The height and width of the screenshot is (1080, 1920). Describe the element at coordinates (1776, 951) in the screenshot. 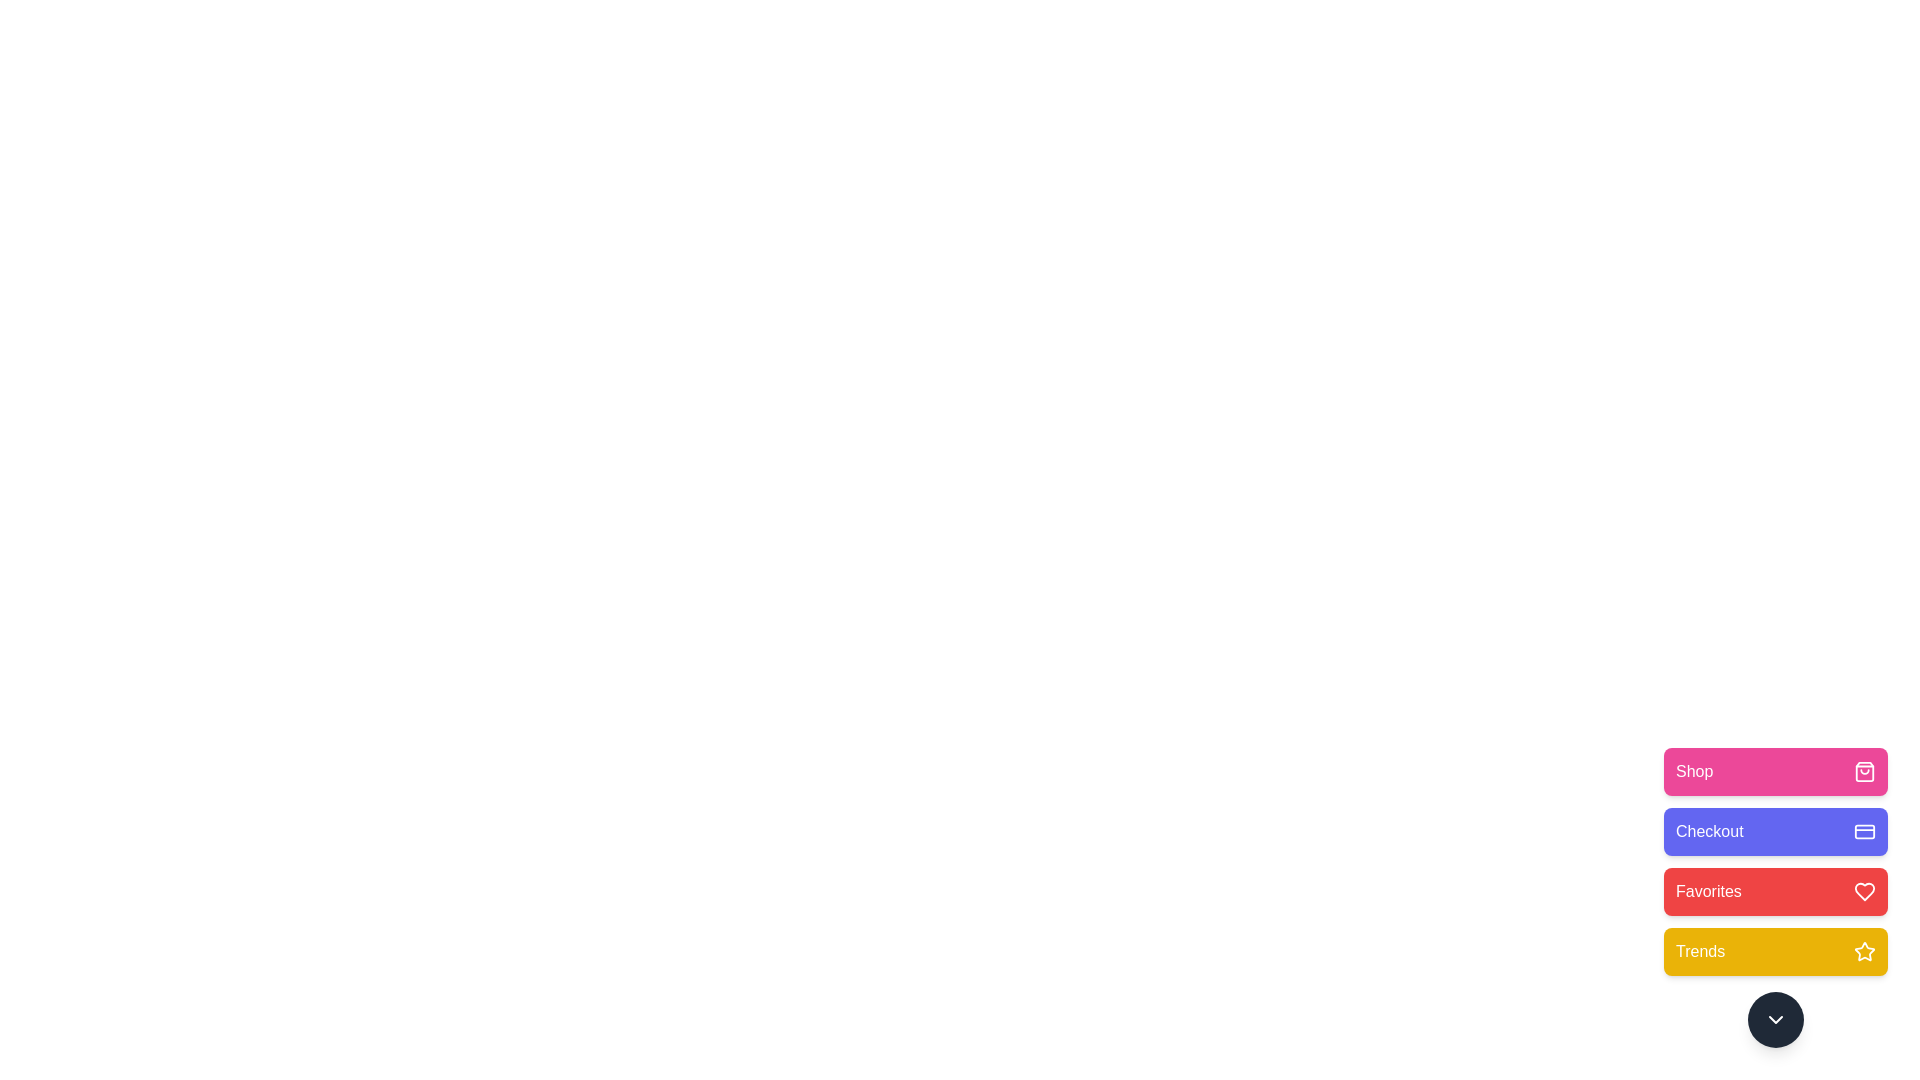

I see `the Trends button to observe its transition effect` at that location.